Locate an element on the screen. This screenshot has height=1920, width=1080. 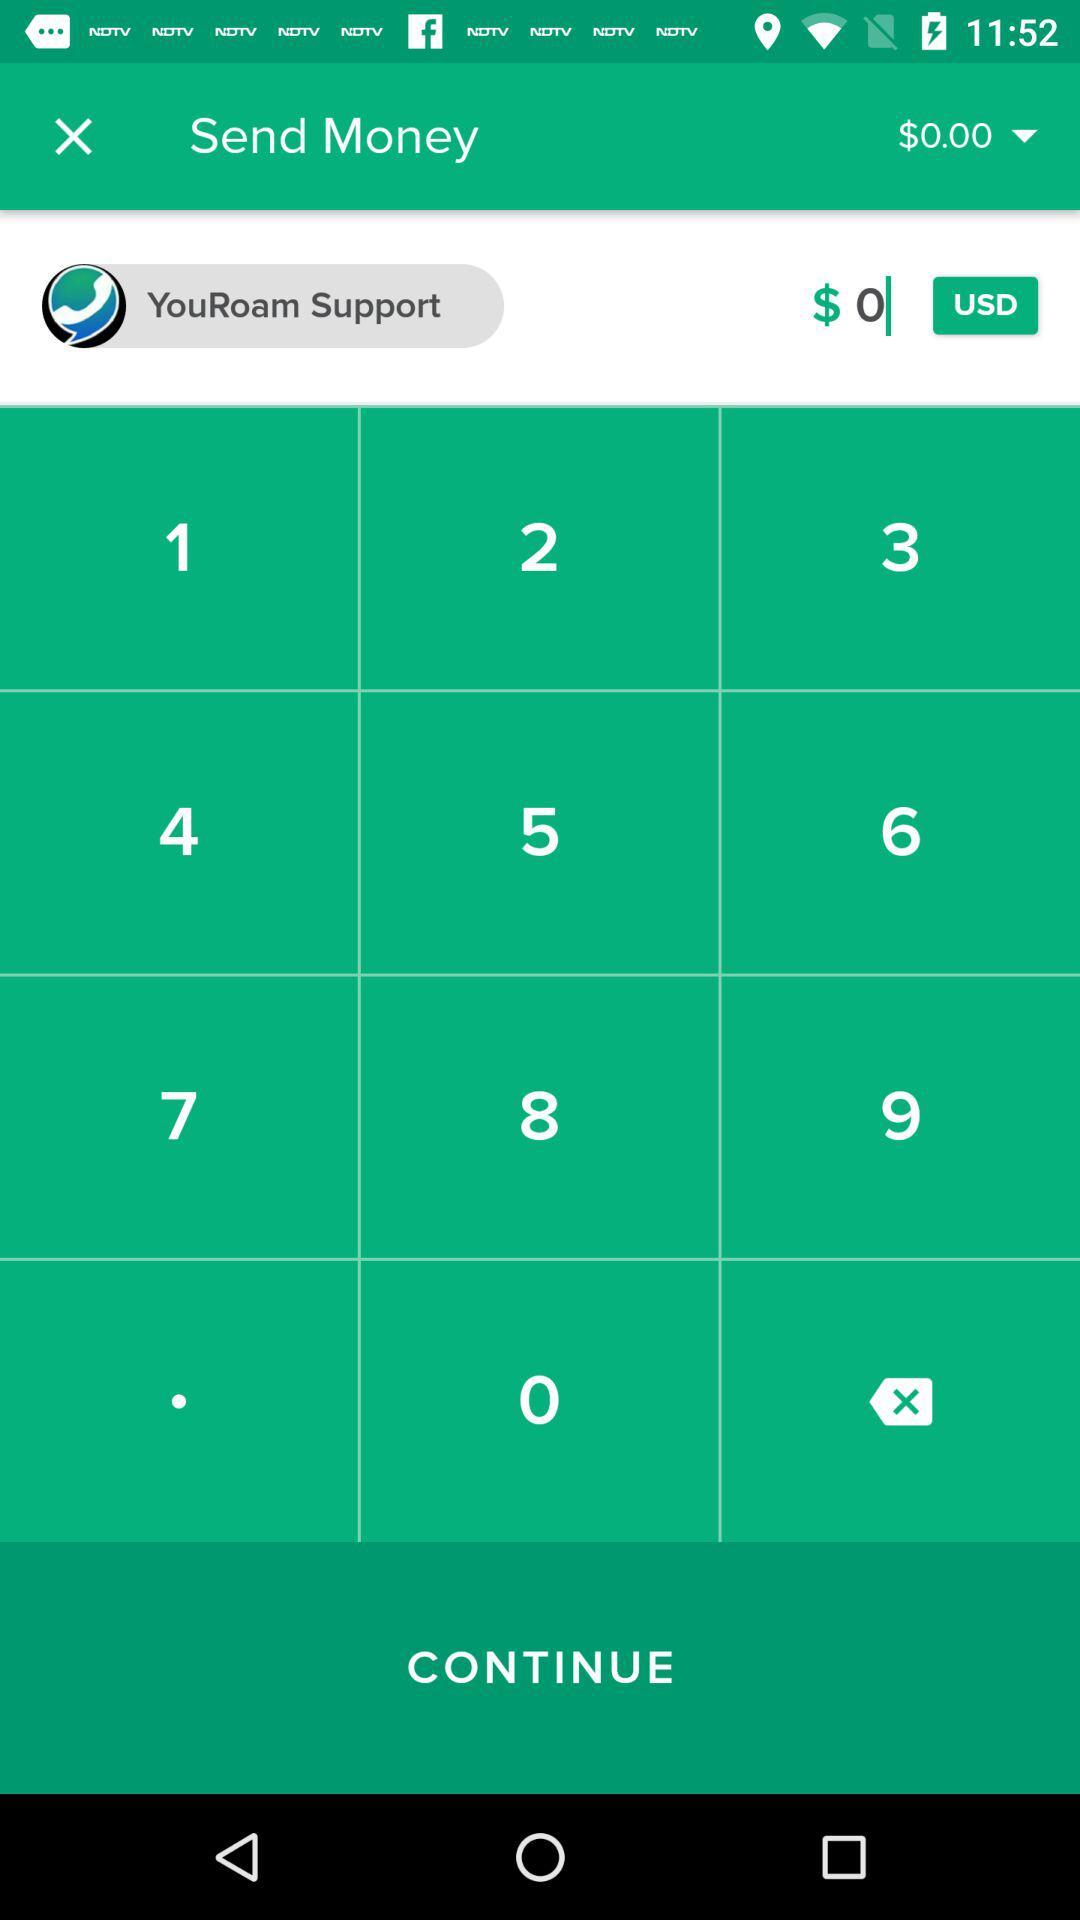
the icon to the left of the send money is located at coordinates (72, 135).